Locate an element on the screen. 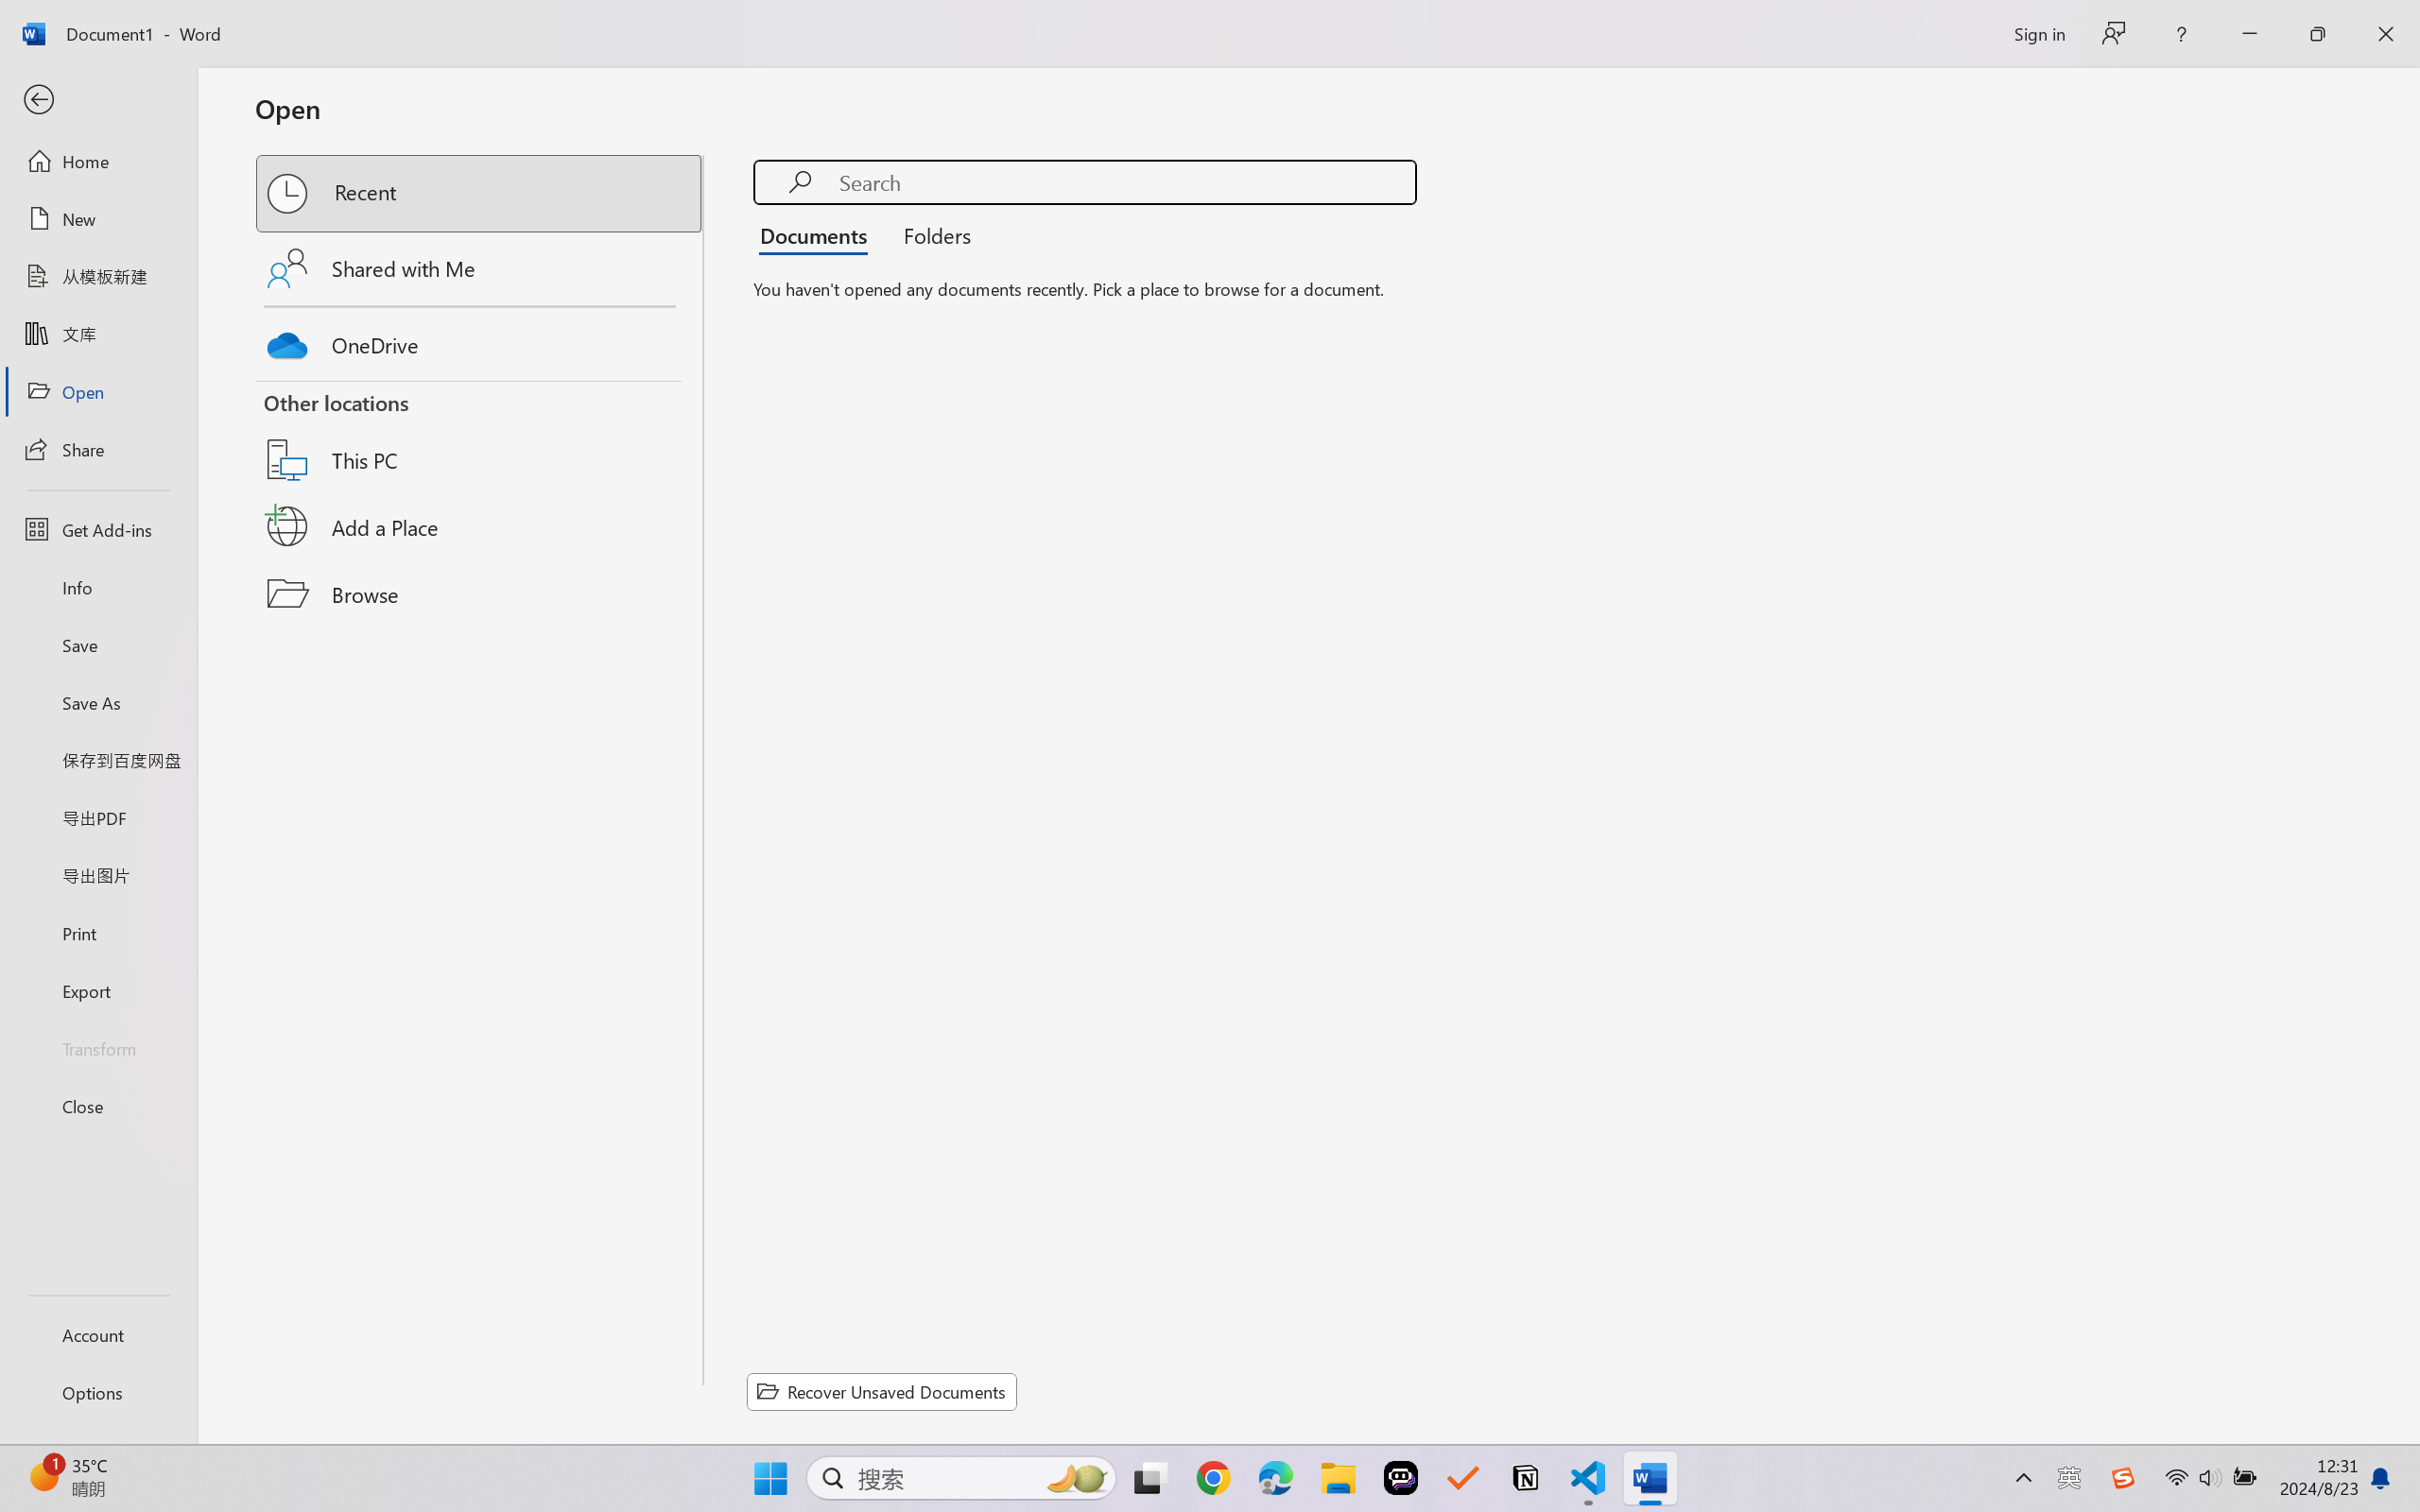 Image resolution: width=2420 pixels, height=1512 pixels. 'Export' is located at coordinates (97, 989).